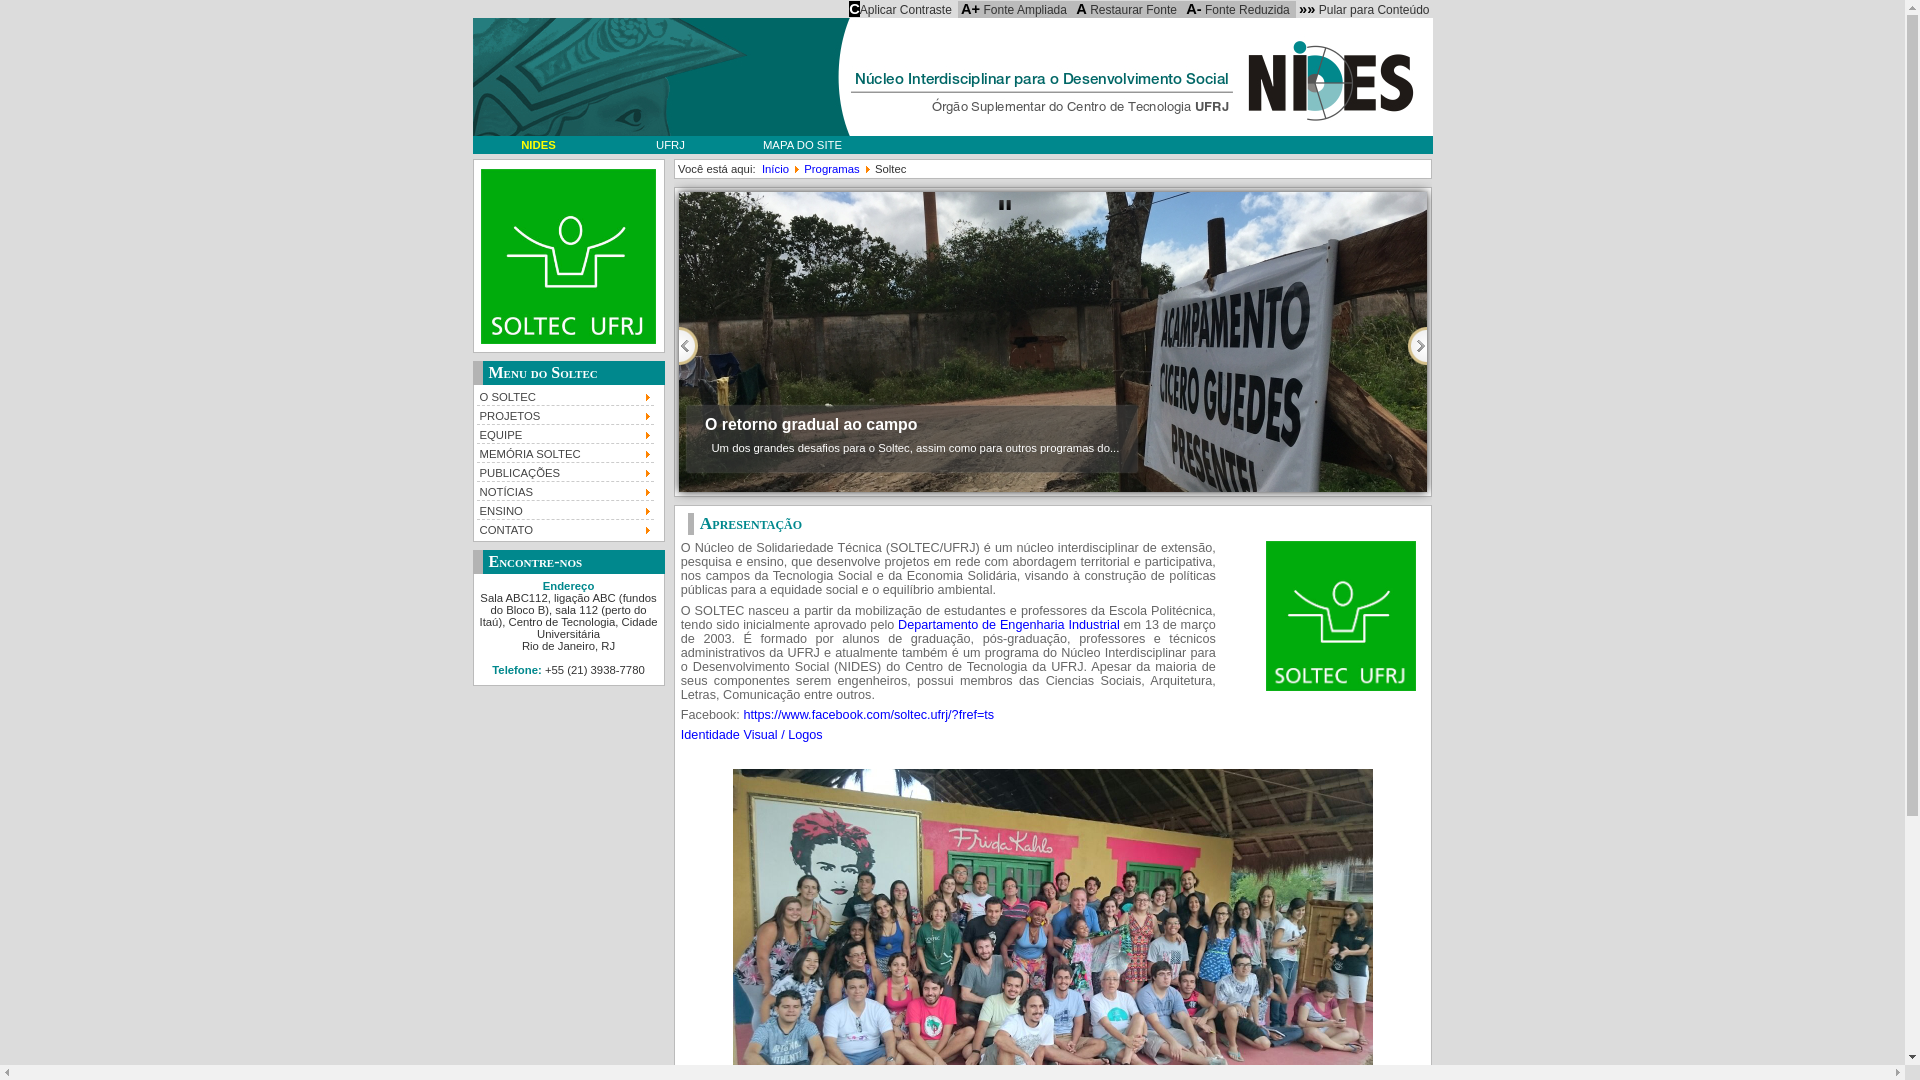 This screenshot has width=1920, height=1080. I want to click on 'O SOLTEC', so click(474, 396).